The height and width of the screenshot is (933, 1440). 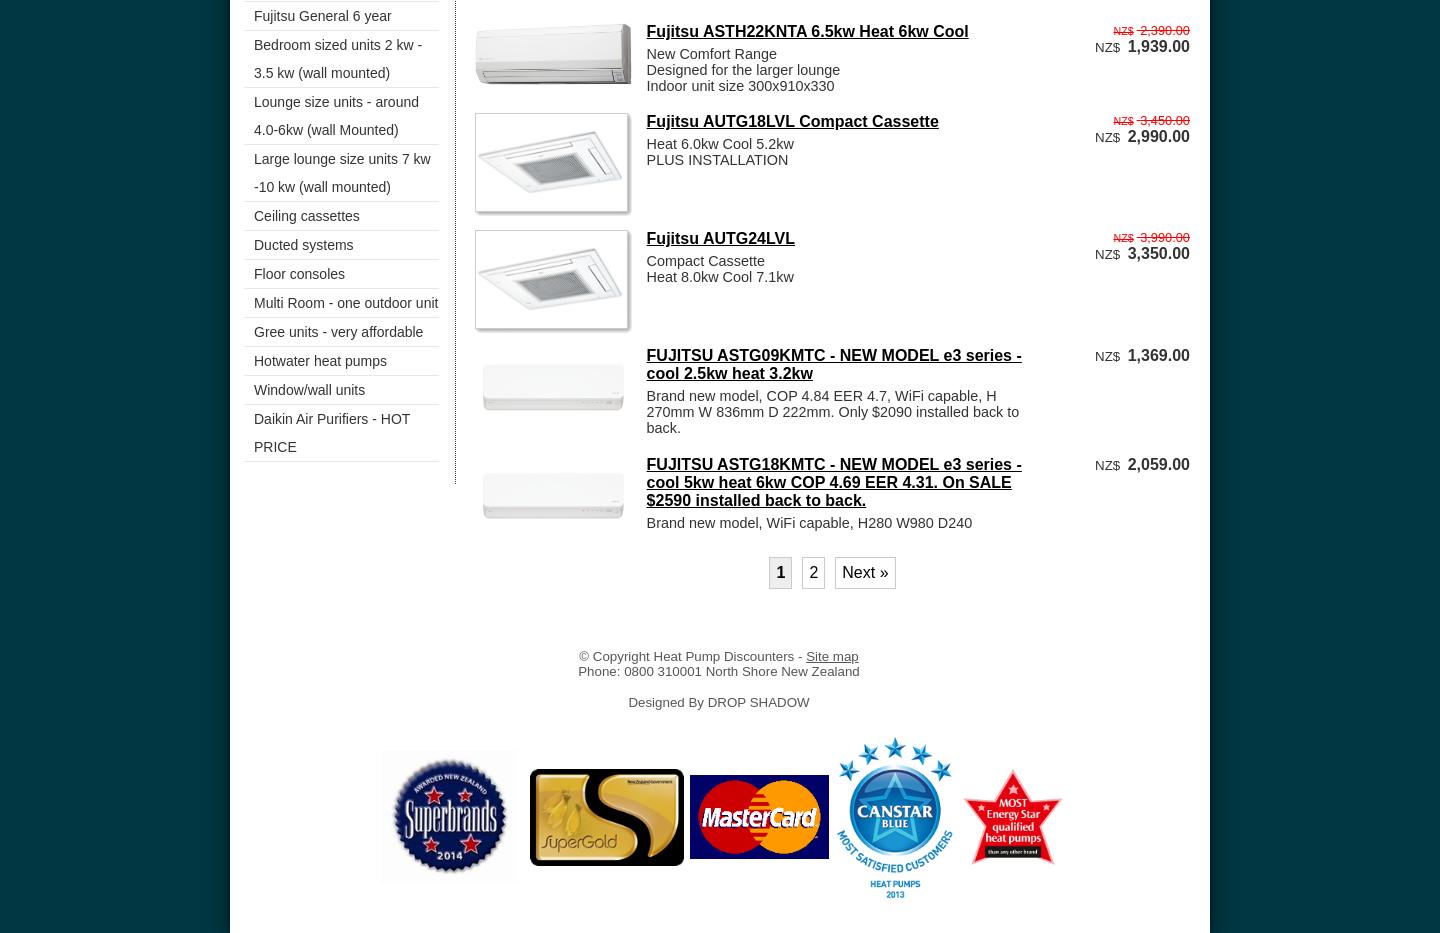 What do you see at coordinates (719, 142) in the screenshot?
I see `'Heat 6.0kw Cool 5.2kw'` at bounding box center [719, 142].